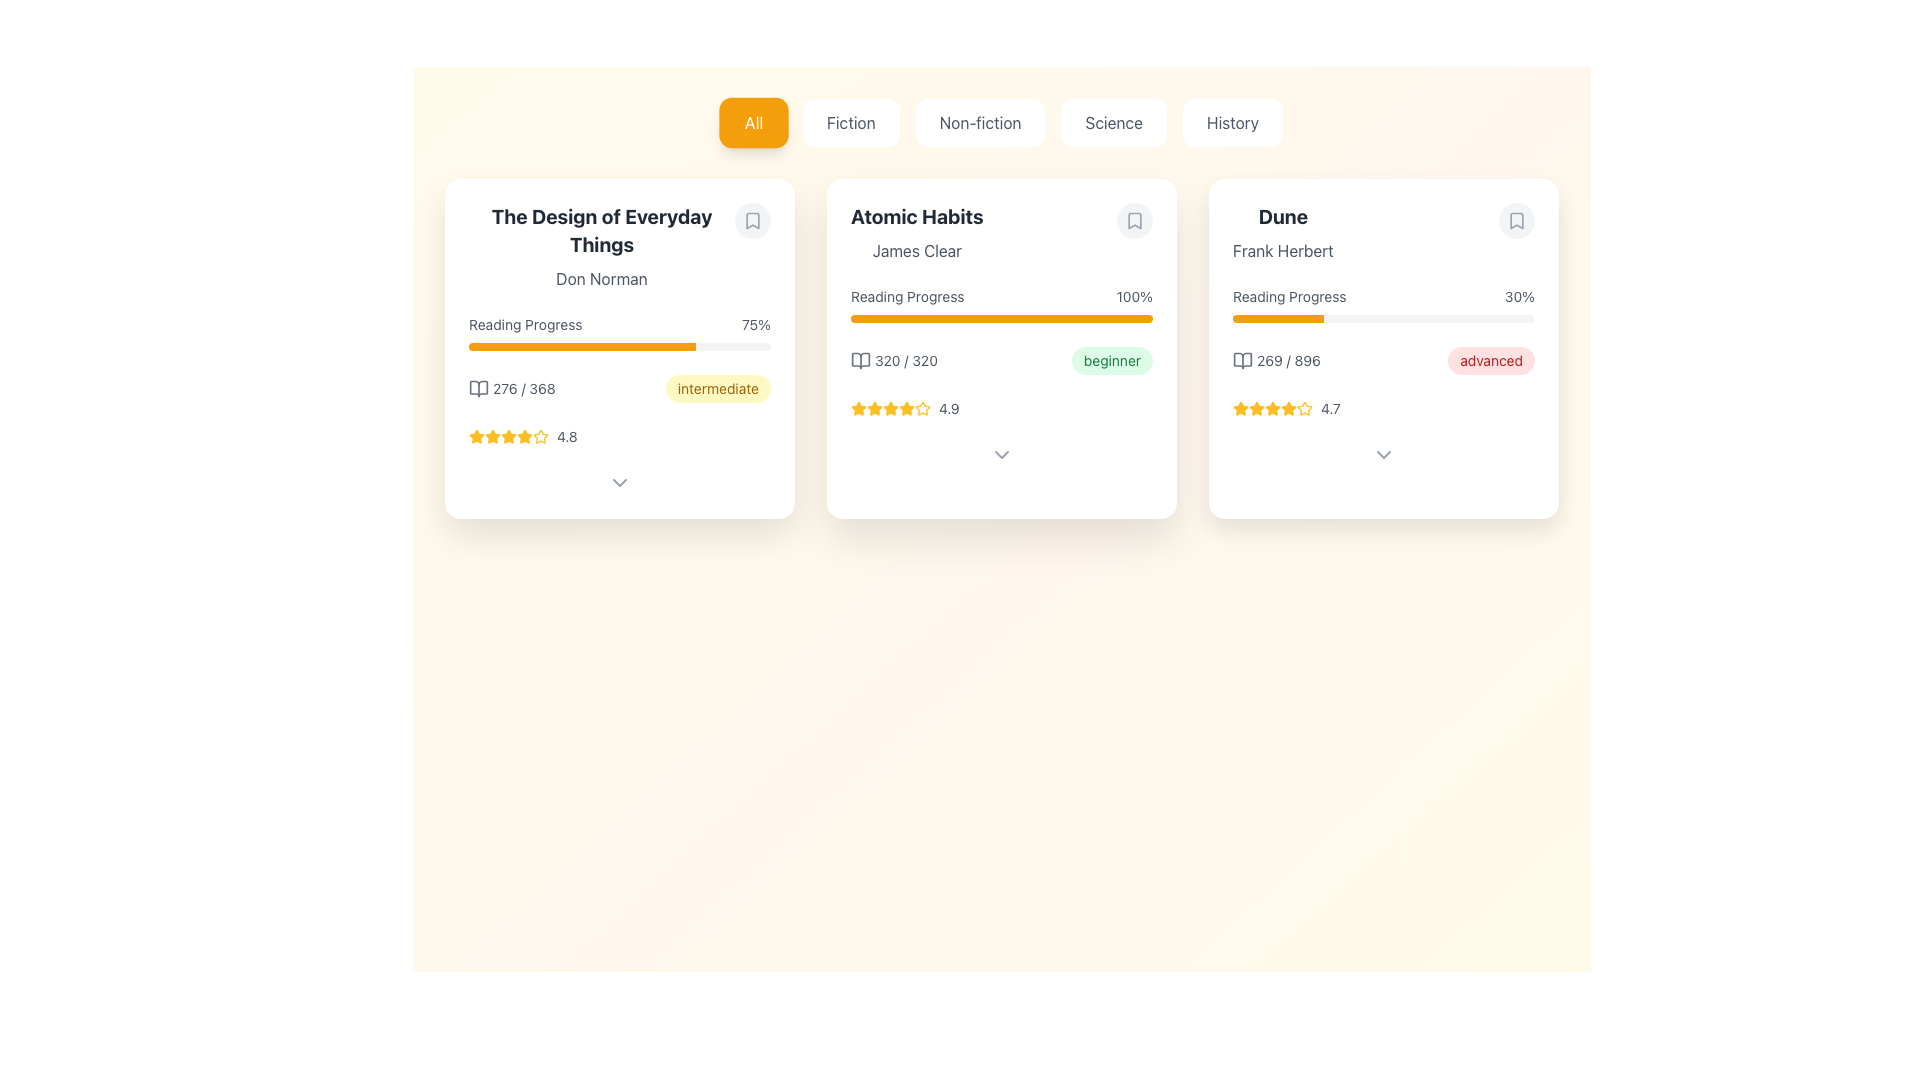  I want to click on the circular button with a gray background and a bookmark icon located in the top-right corner of the 'Dune' book section card, so click(1516, 220).